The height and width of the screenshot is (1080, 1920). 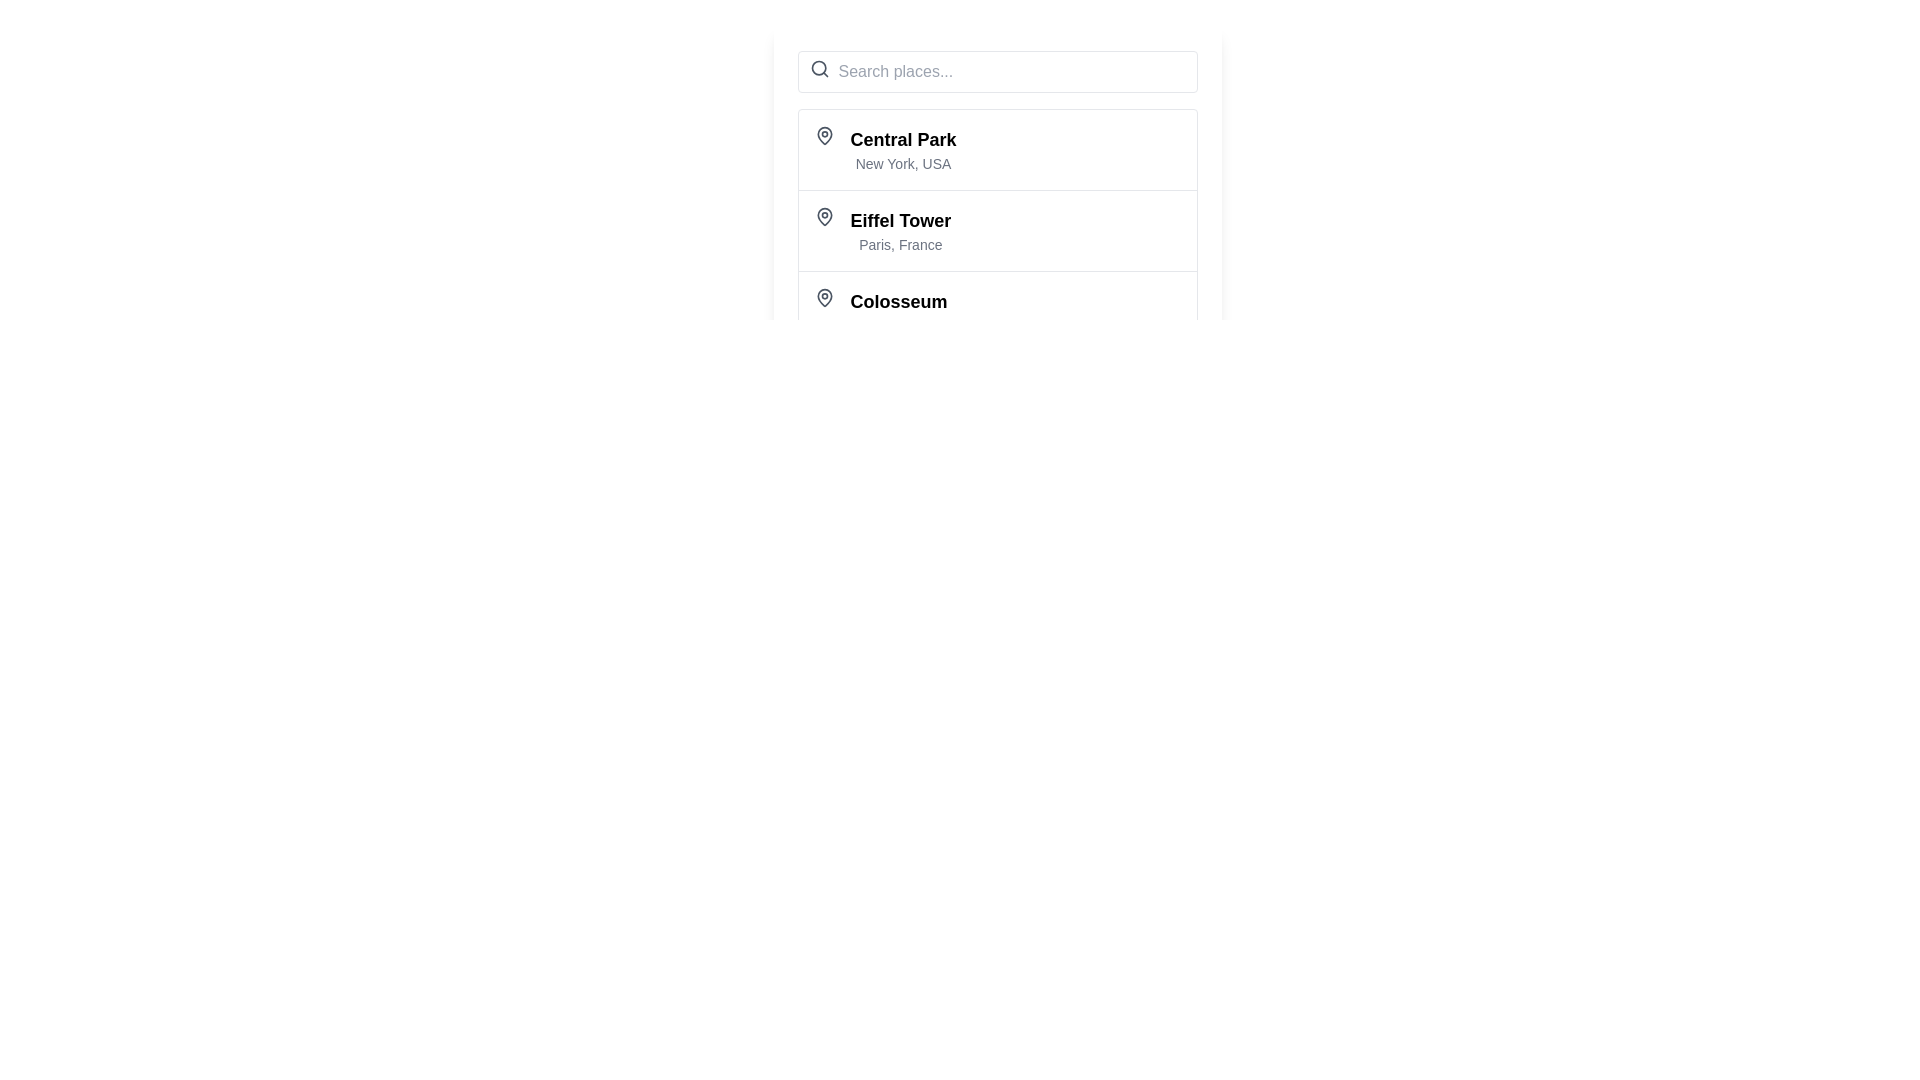 I want to click on the text label displaying 'Paris, France', which is styled in gray and positioned below the title 'Eiffel Tower', so click(x=899, y=244).